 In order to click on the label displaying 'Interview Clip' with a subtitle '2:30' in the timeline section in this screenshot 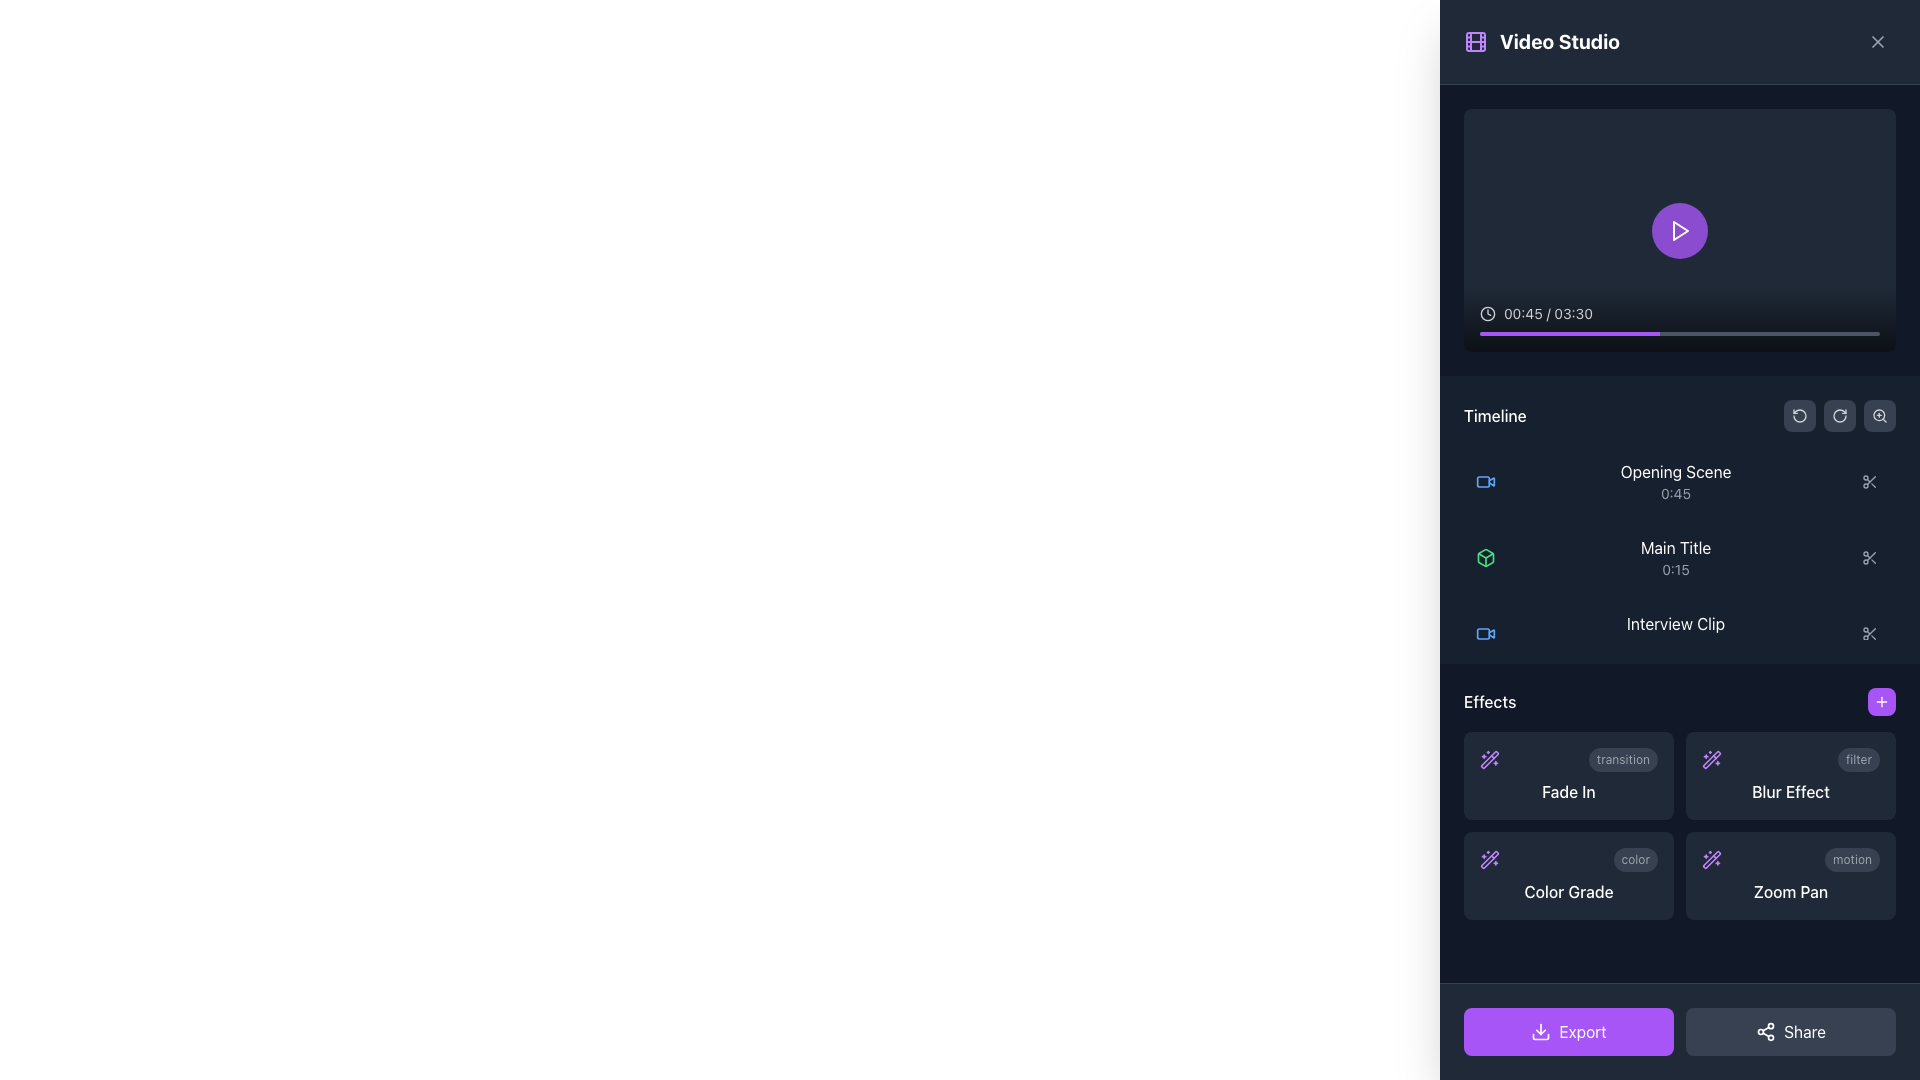, I will do `click(1675, 633)`.